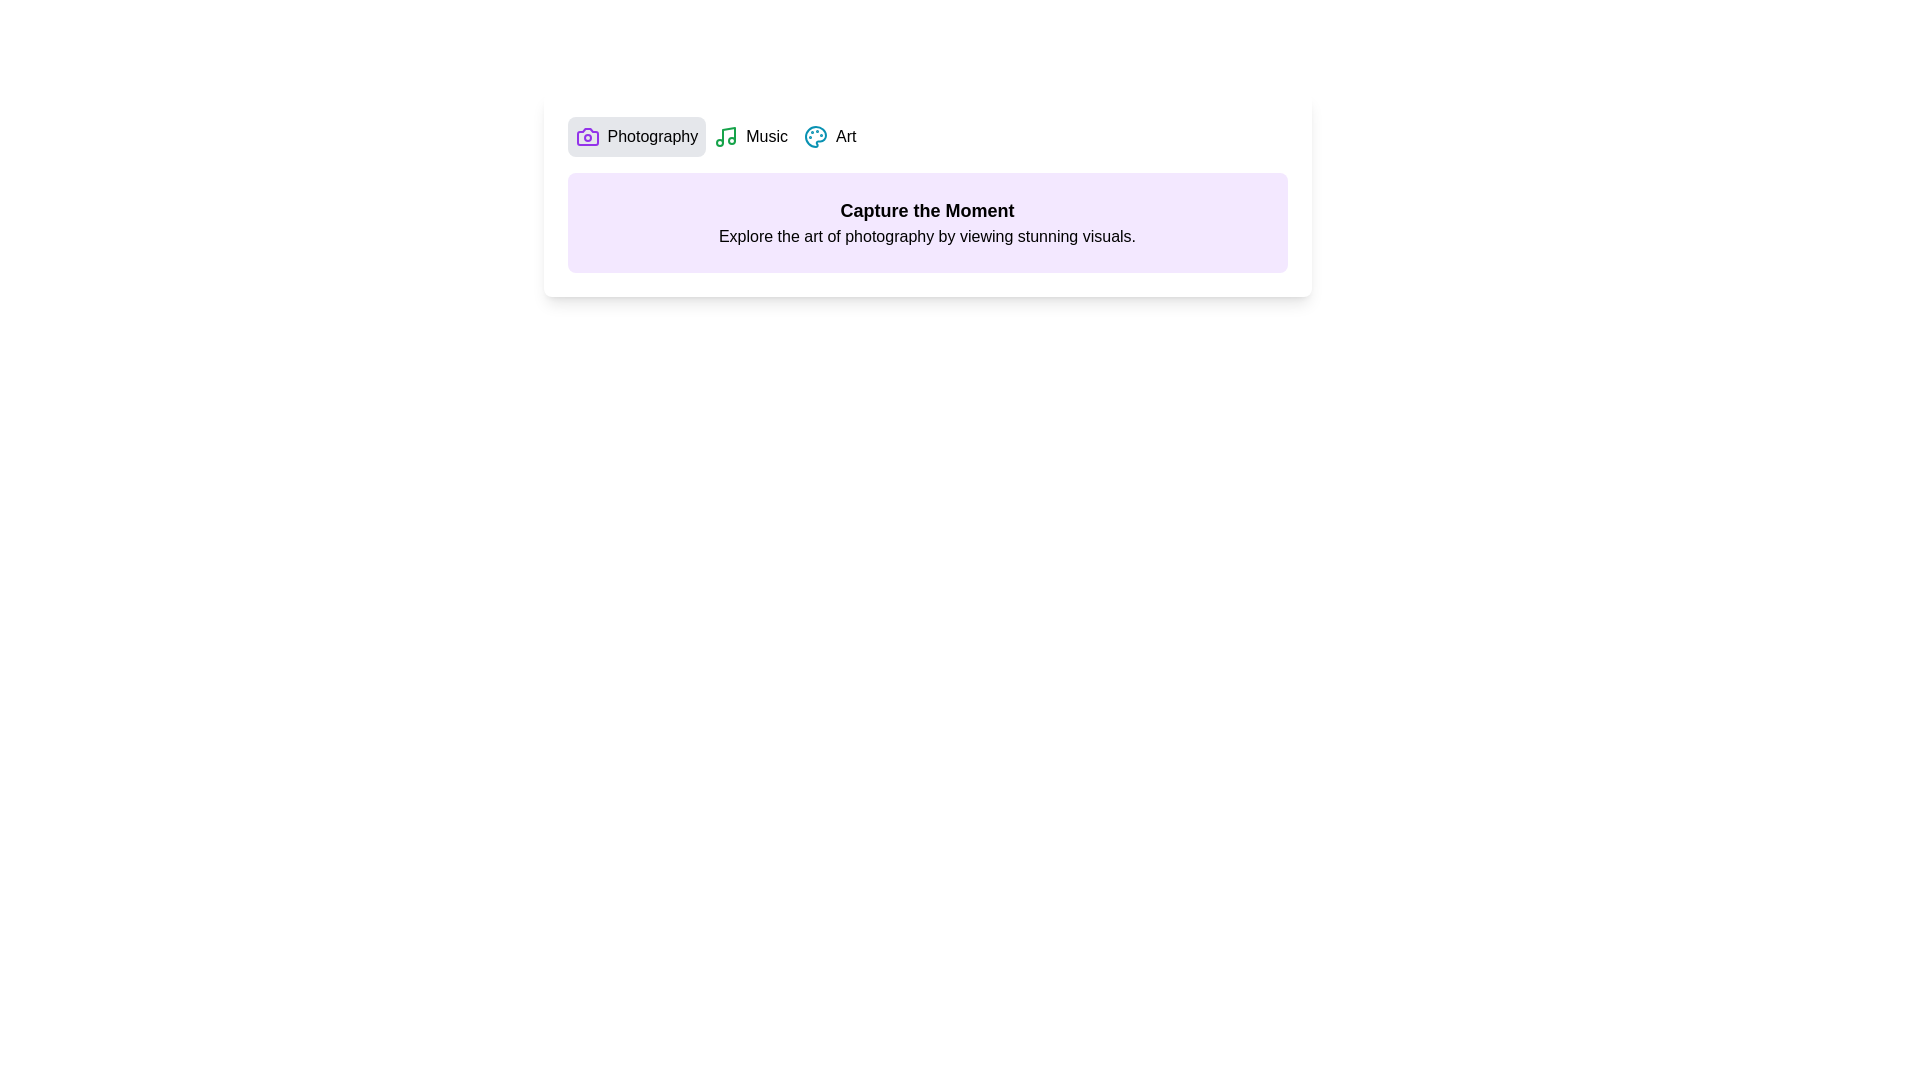 This screenshot has height=1080, width=1920. I want to click on the icon next to the tab Photography to inspect its functionality, so click(586, 136).